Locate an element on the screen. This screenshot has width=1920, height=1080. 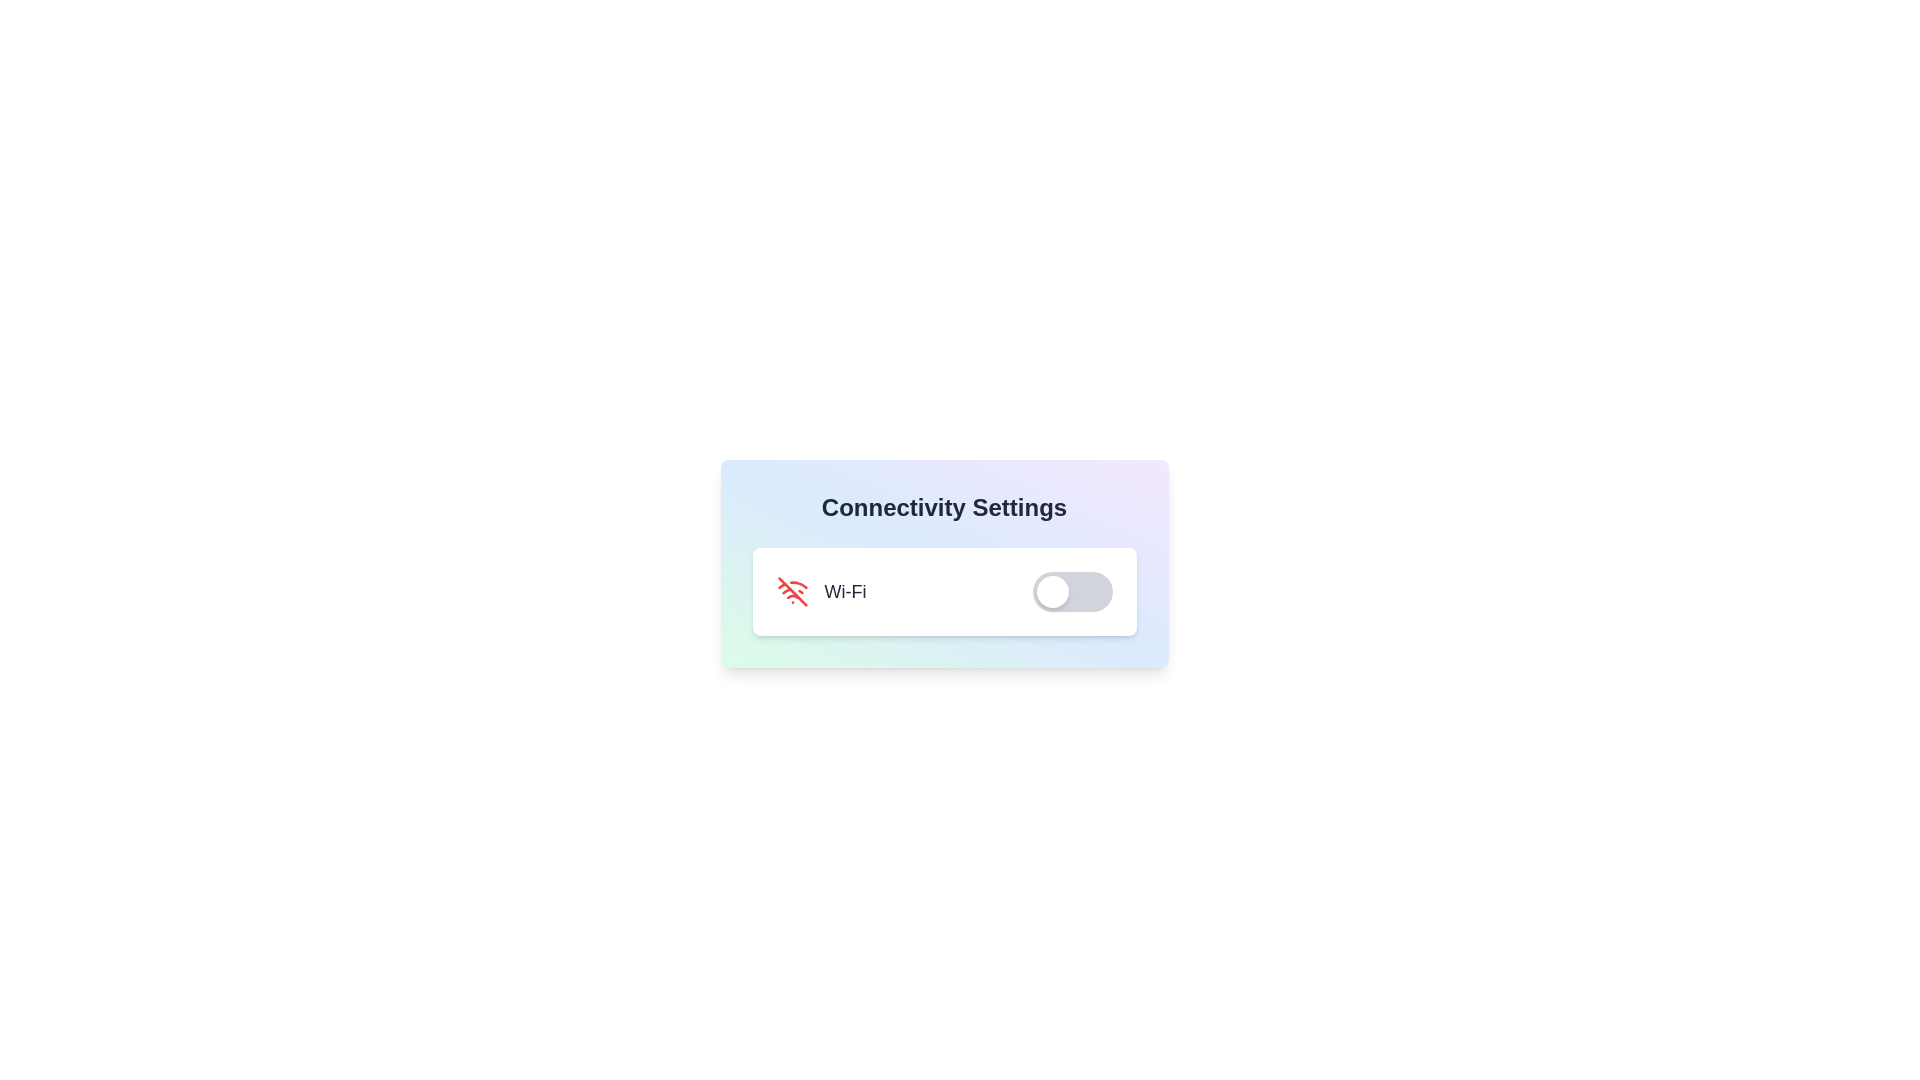
the Wi-Fi status icon that indicates Wi-Fi being turned off or disconnected, located within the rectangular card labeled 'Wi-Fi' is located at coordinates (791, 590).